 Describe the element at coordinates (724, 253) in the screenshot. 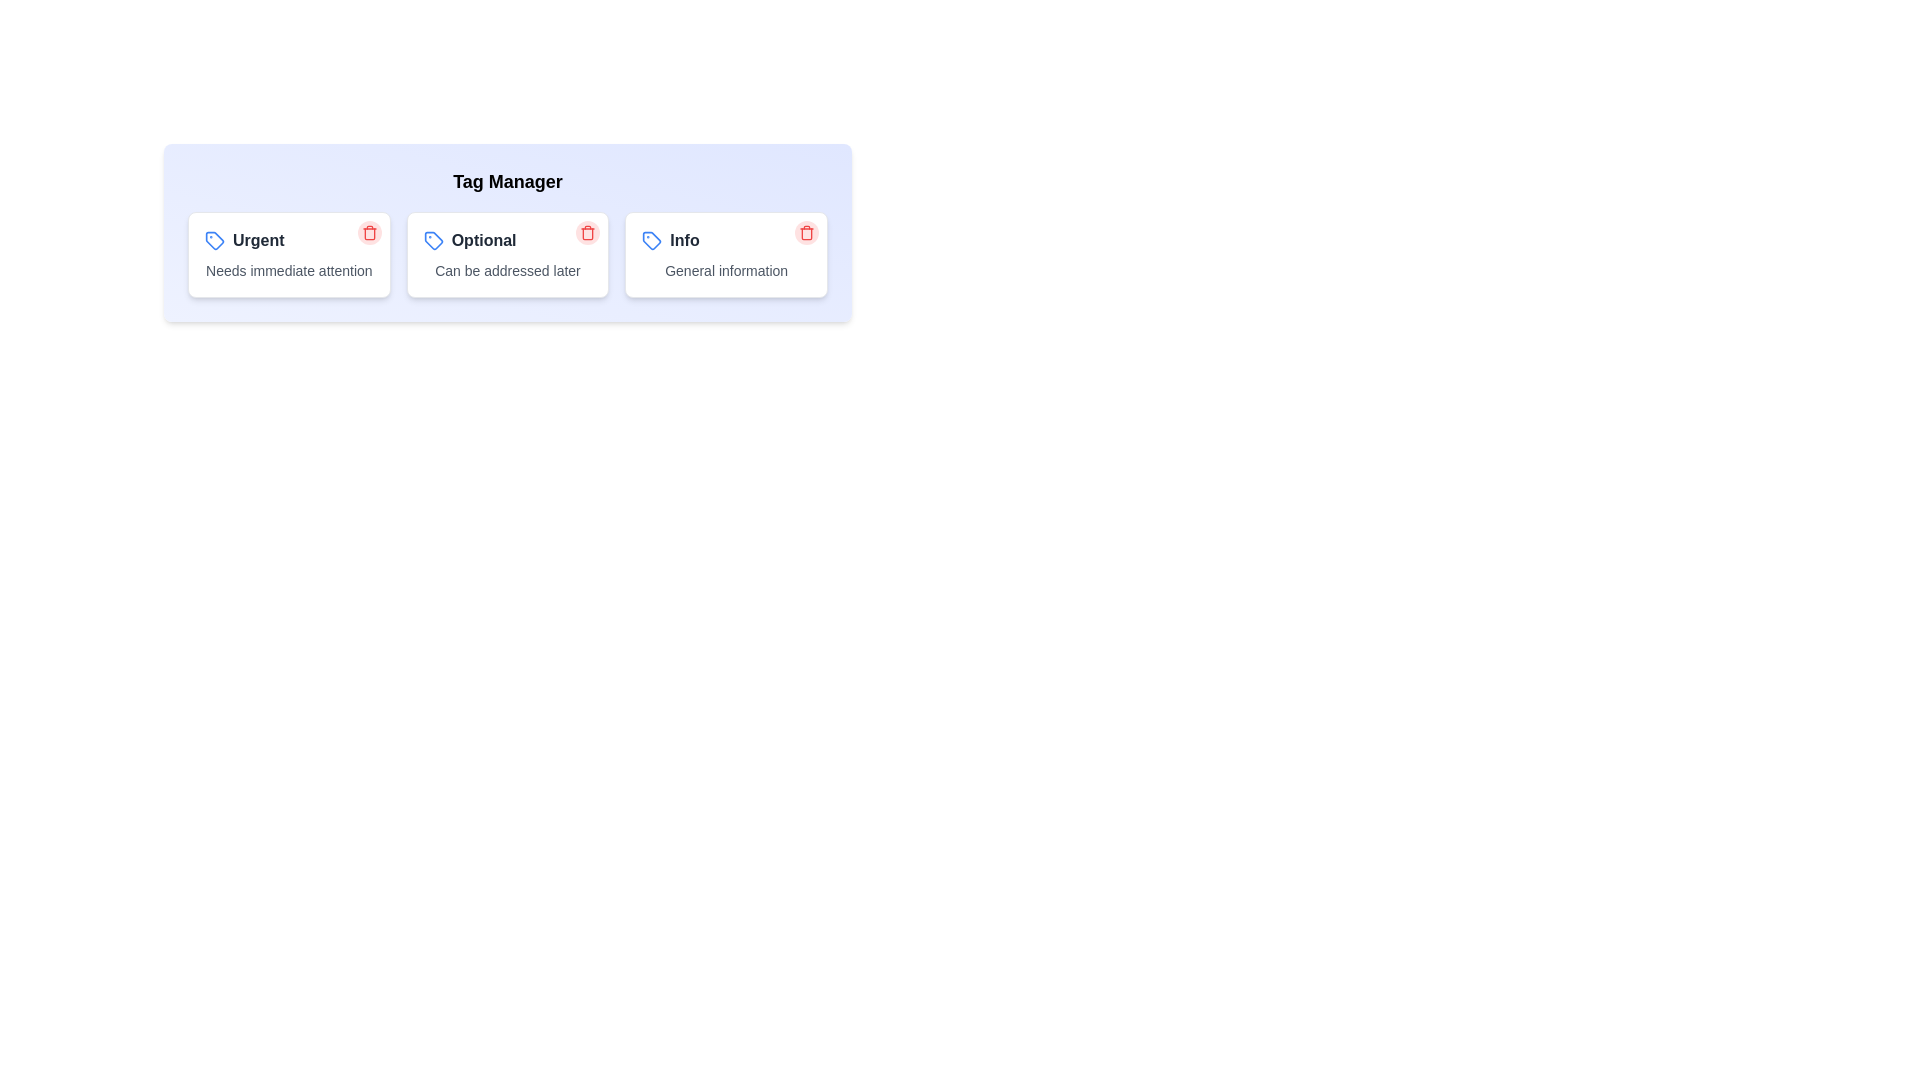

I see `the tag Info by clicking on its container` at that location.